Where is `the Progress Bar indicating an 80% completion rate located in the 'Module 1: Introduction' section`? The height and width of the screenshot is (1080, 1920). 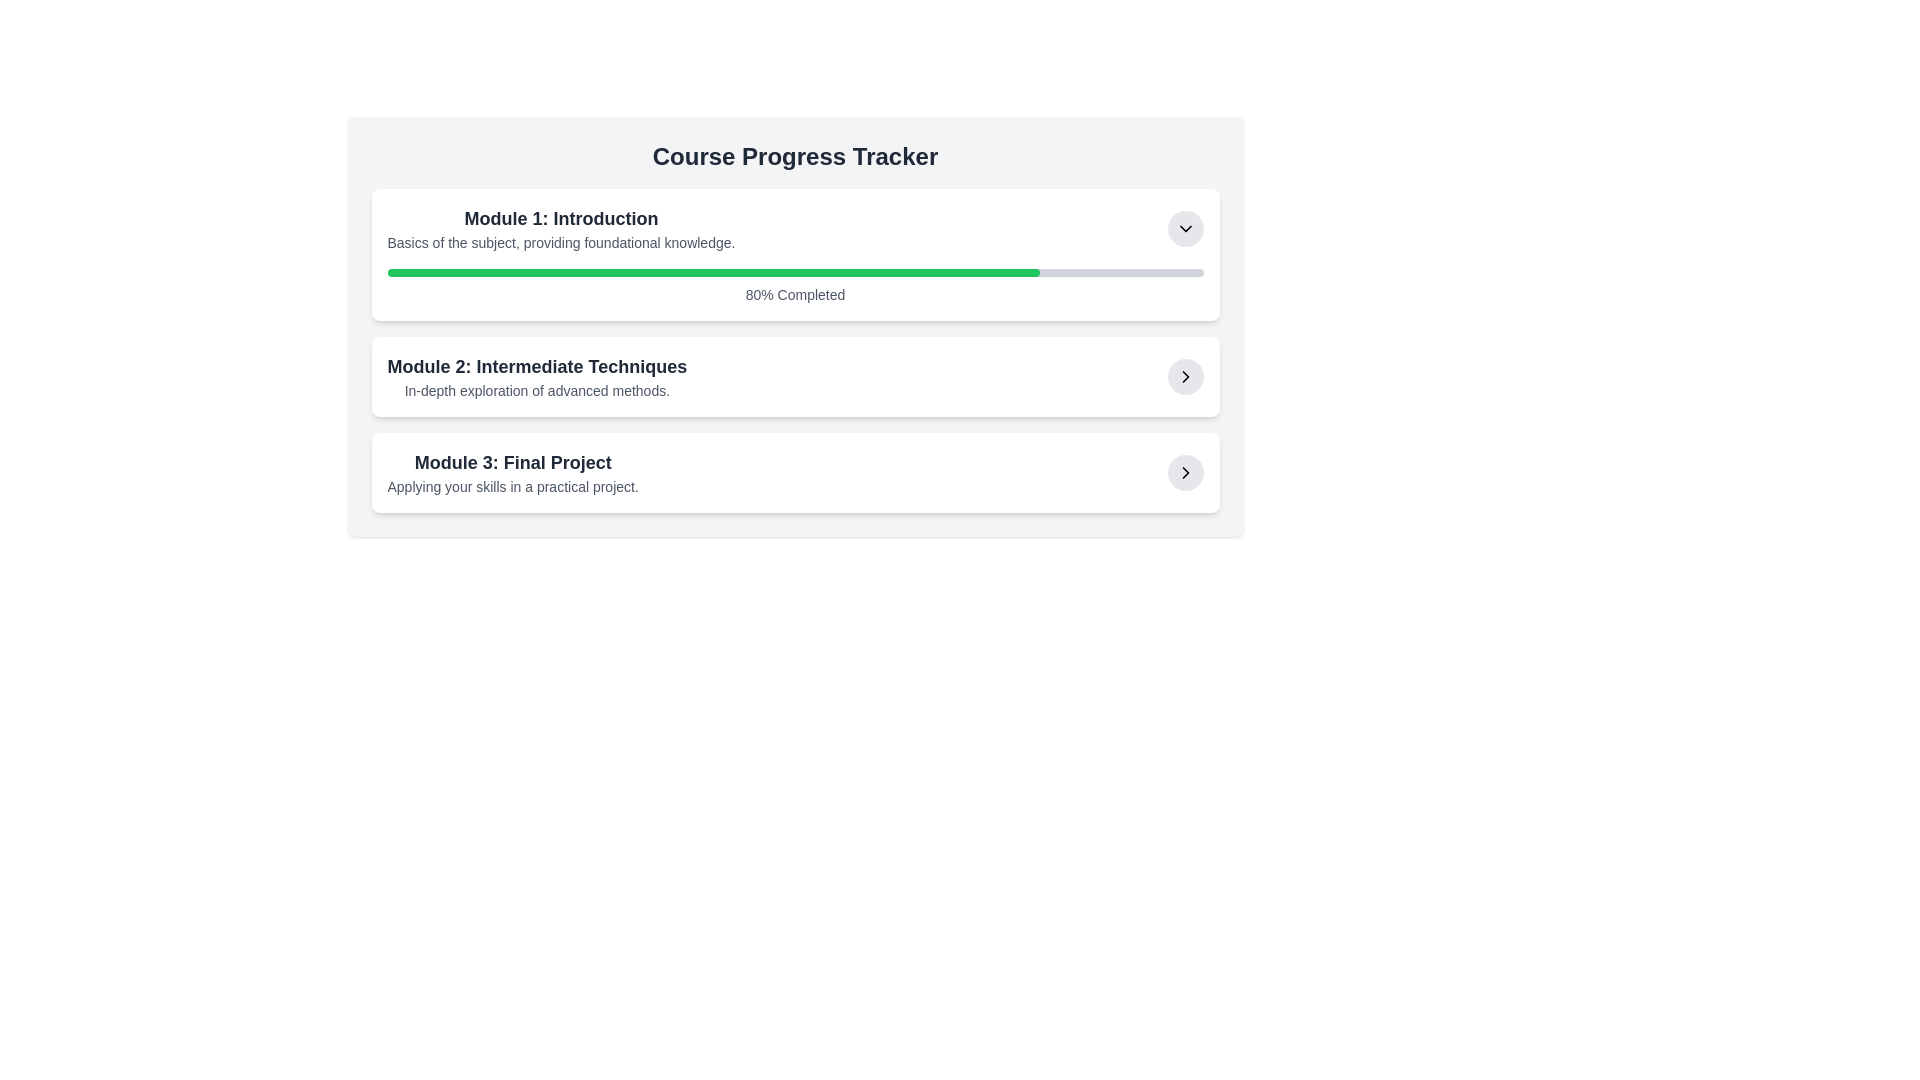
the Progress Bar indicating an 80% completion rate located in the 'Module 1: Introduction' section is located at coordinates (794, 286).